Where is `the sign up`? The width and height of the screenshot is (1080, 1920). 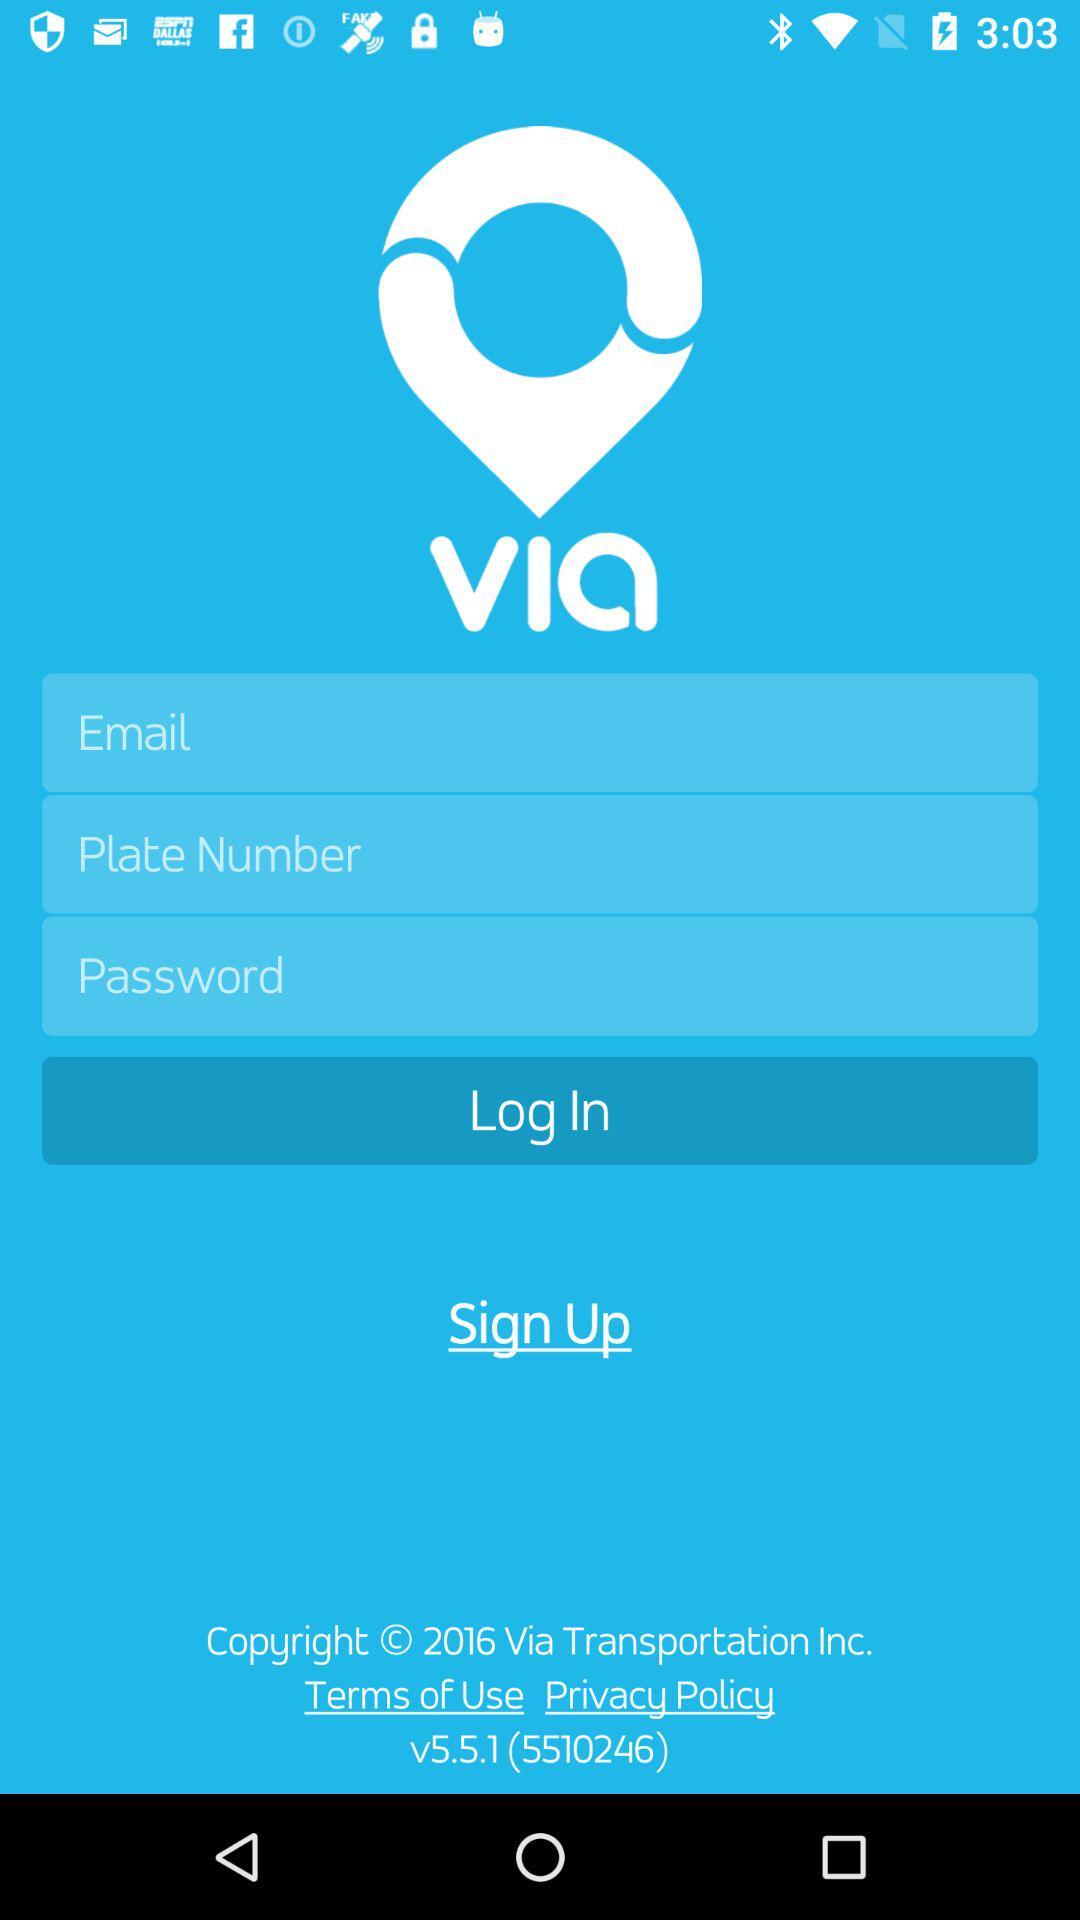 the sign up is located at coordinates (540, 1323).